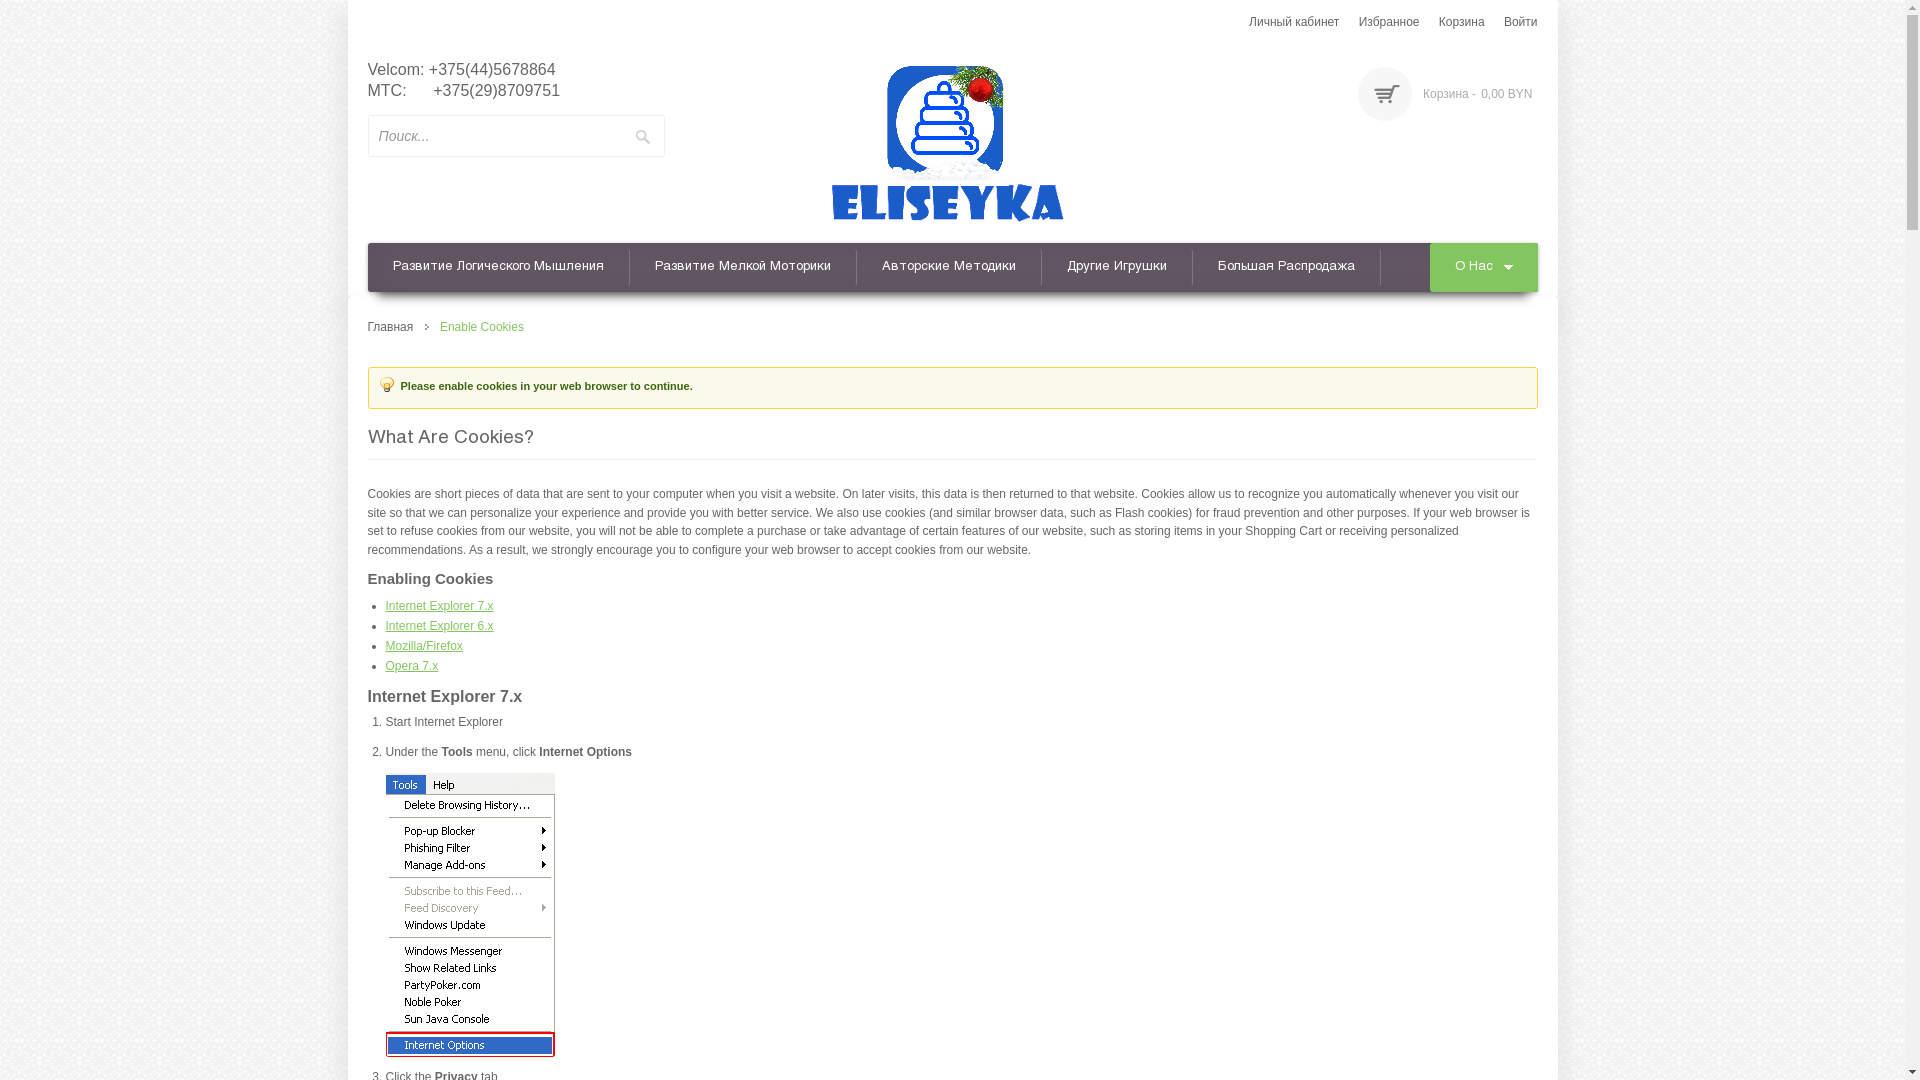 The width and height of the screenshot is (1920, 1080). Describe the element at coordinates (439, 604) in the screenshot. I see `'Internet Explorer 7.x'` at that location.